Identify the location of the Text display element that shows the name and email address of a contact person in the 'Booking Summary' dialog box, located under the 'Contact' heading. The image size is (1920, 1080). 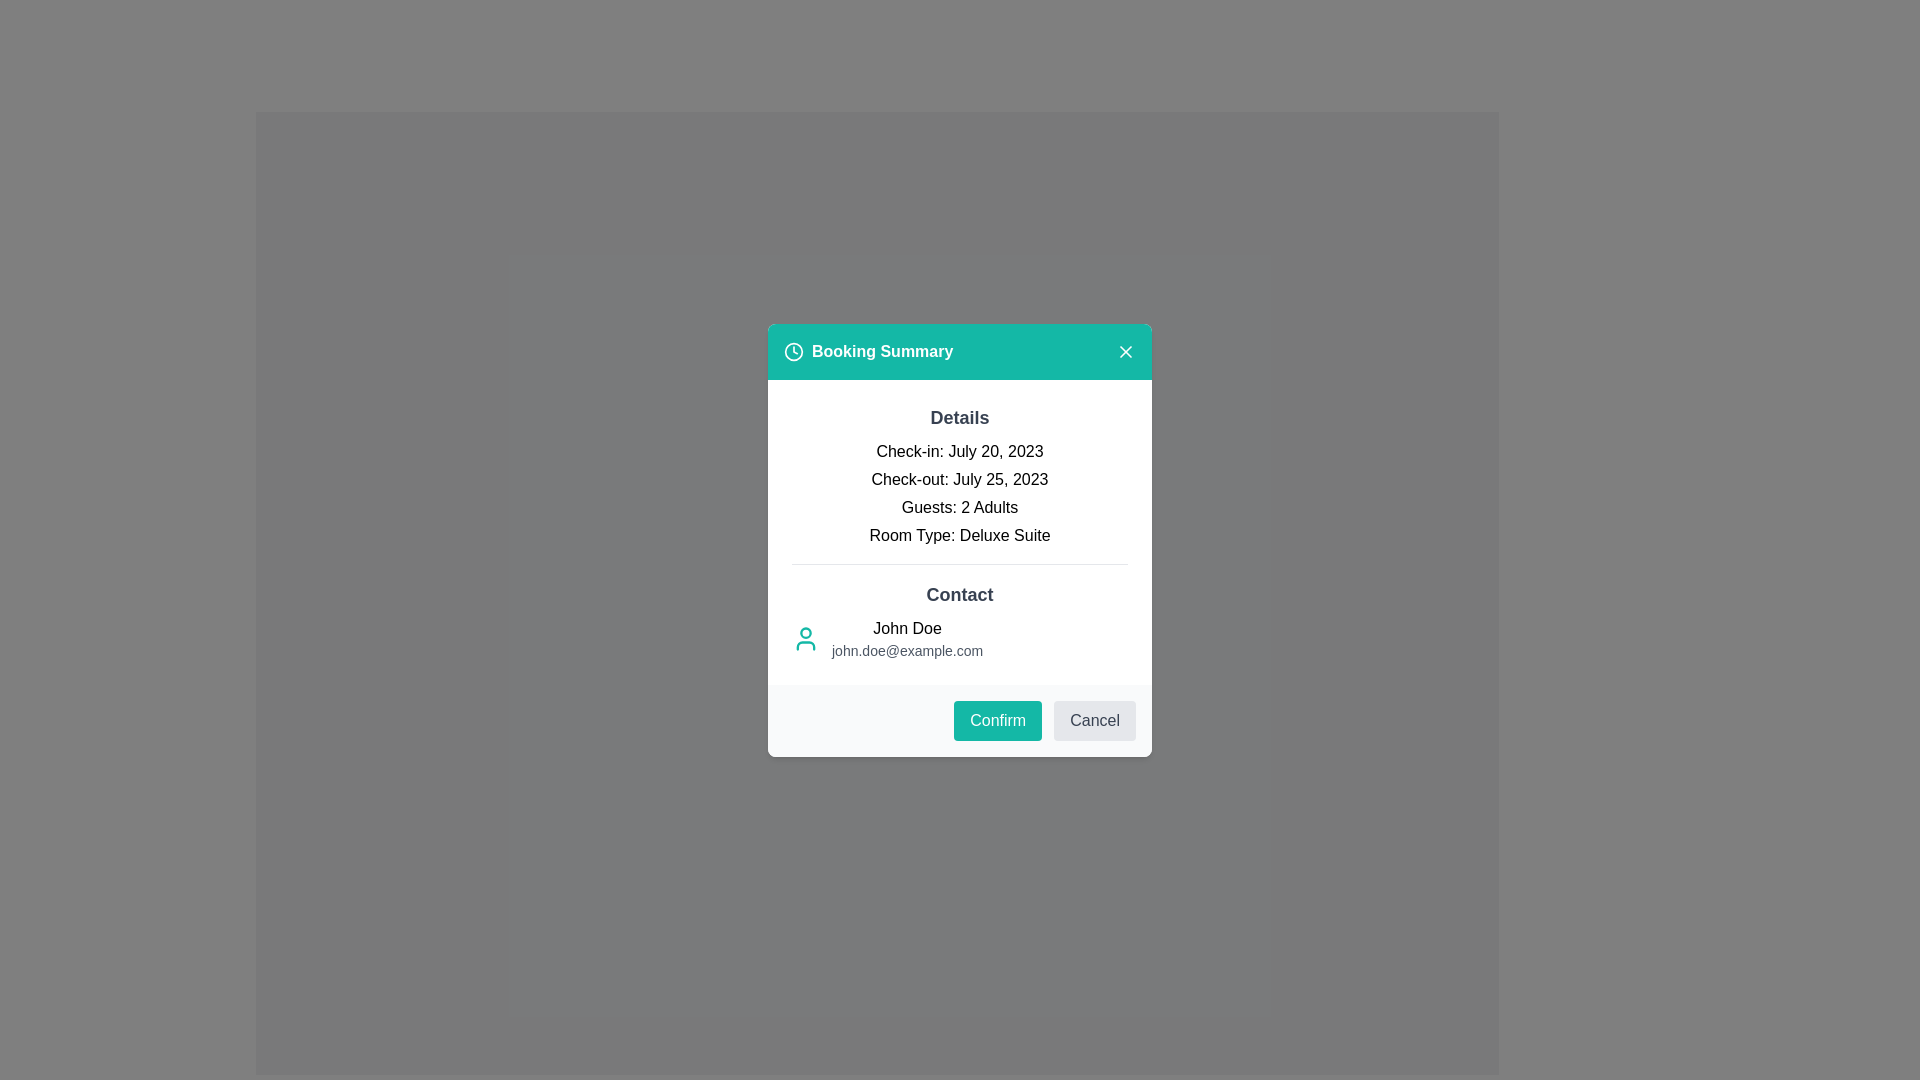
(906, 638).